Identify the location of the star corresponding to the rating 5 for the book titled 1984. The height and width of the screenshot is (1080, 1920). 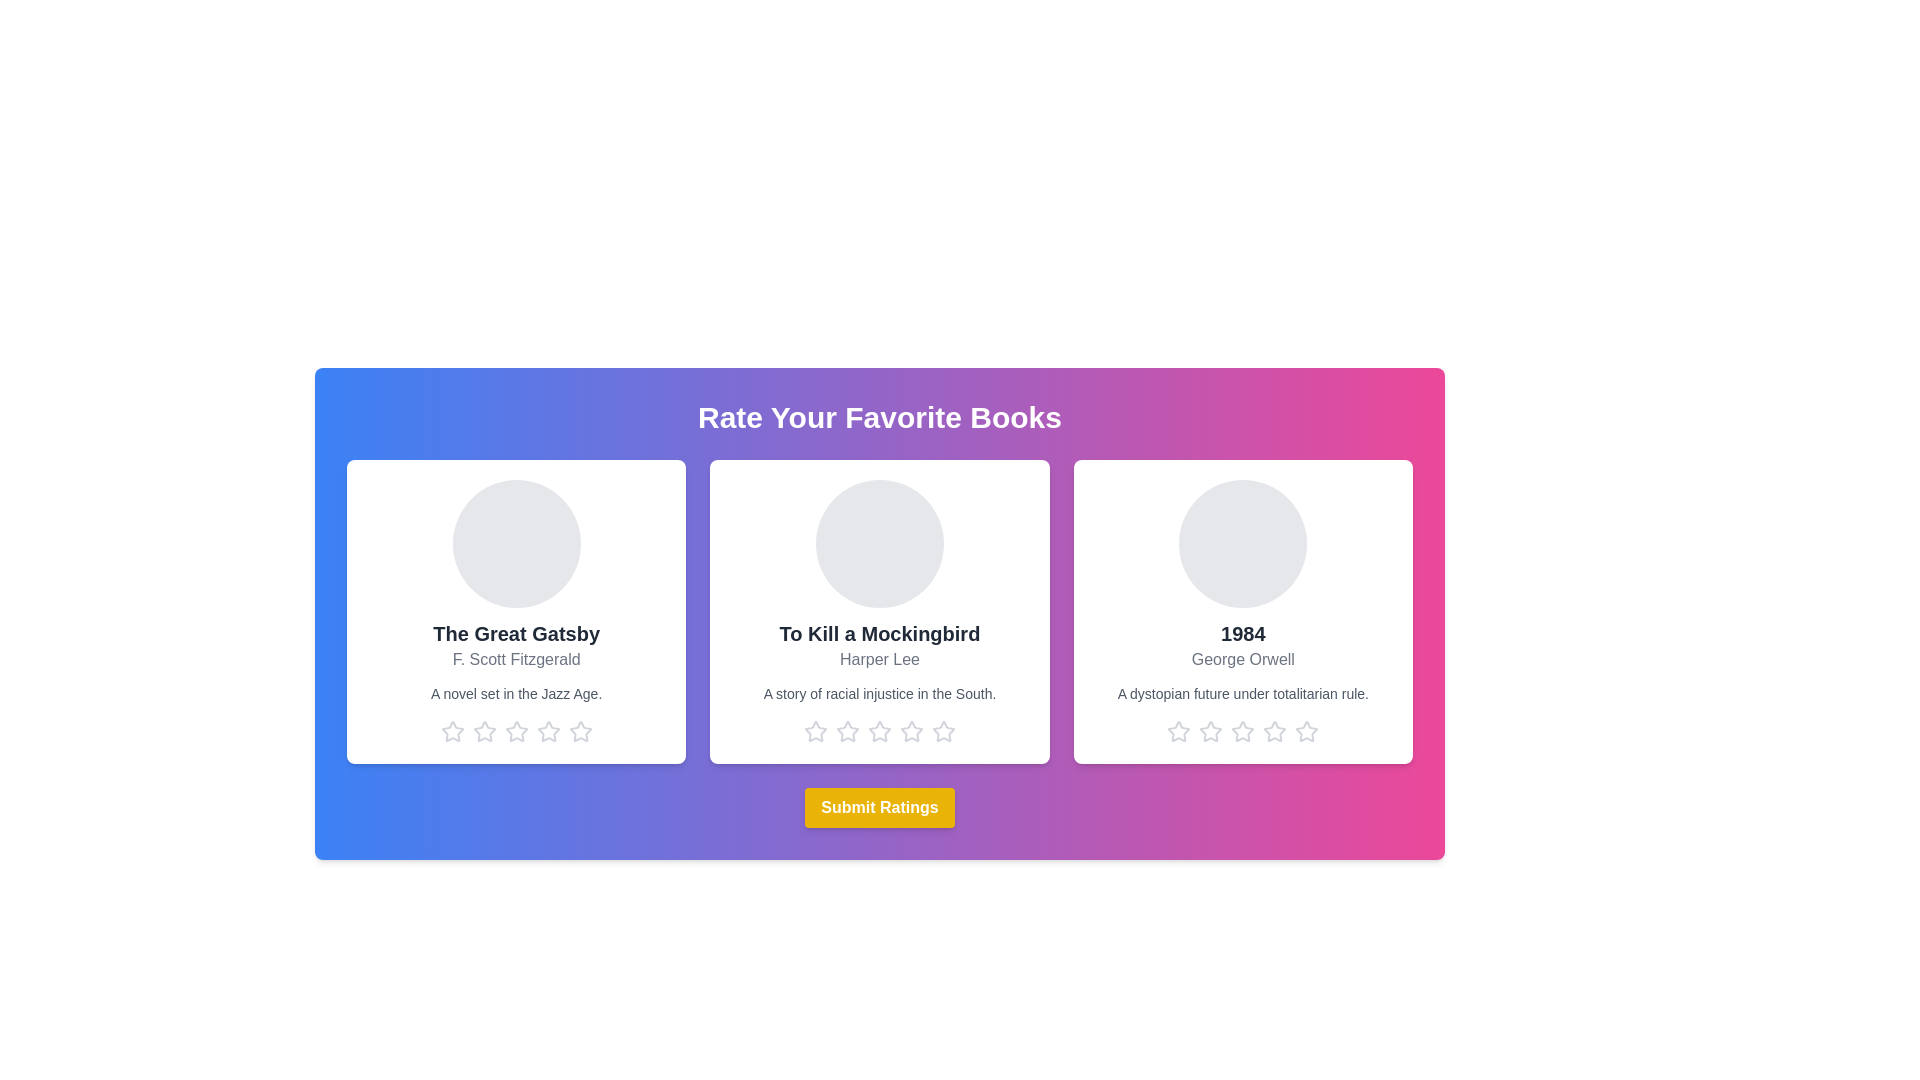
(1307, 732).